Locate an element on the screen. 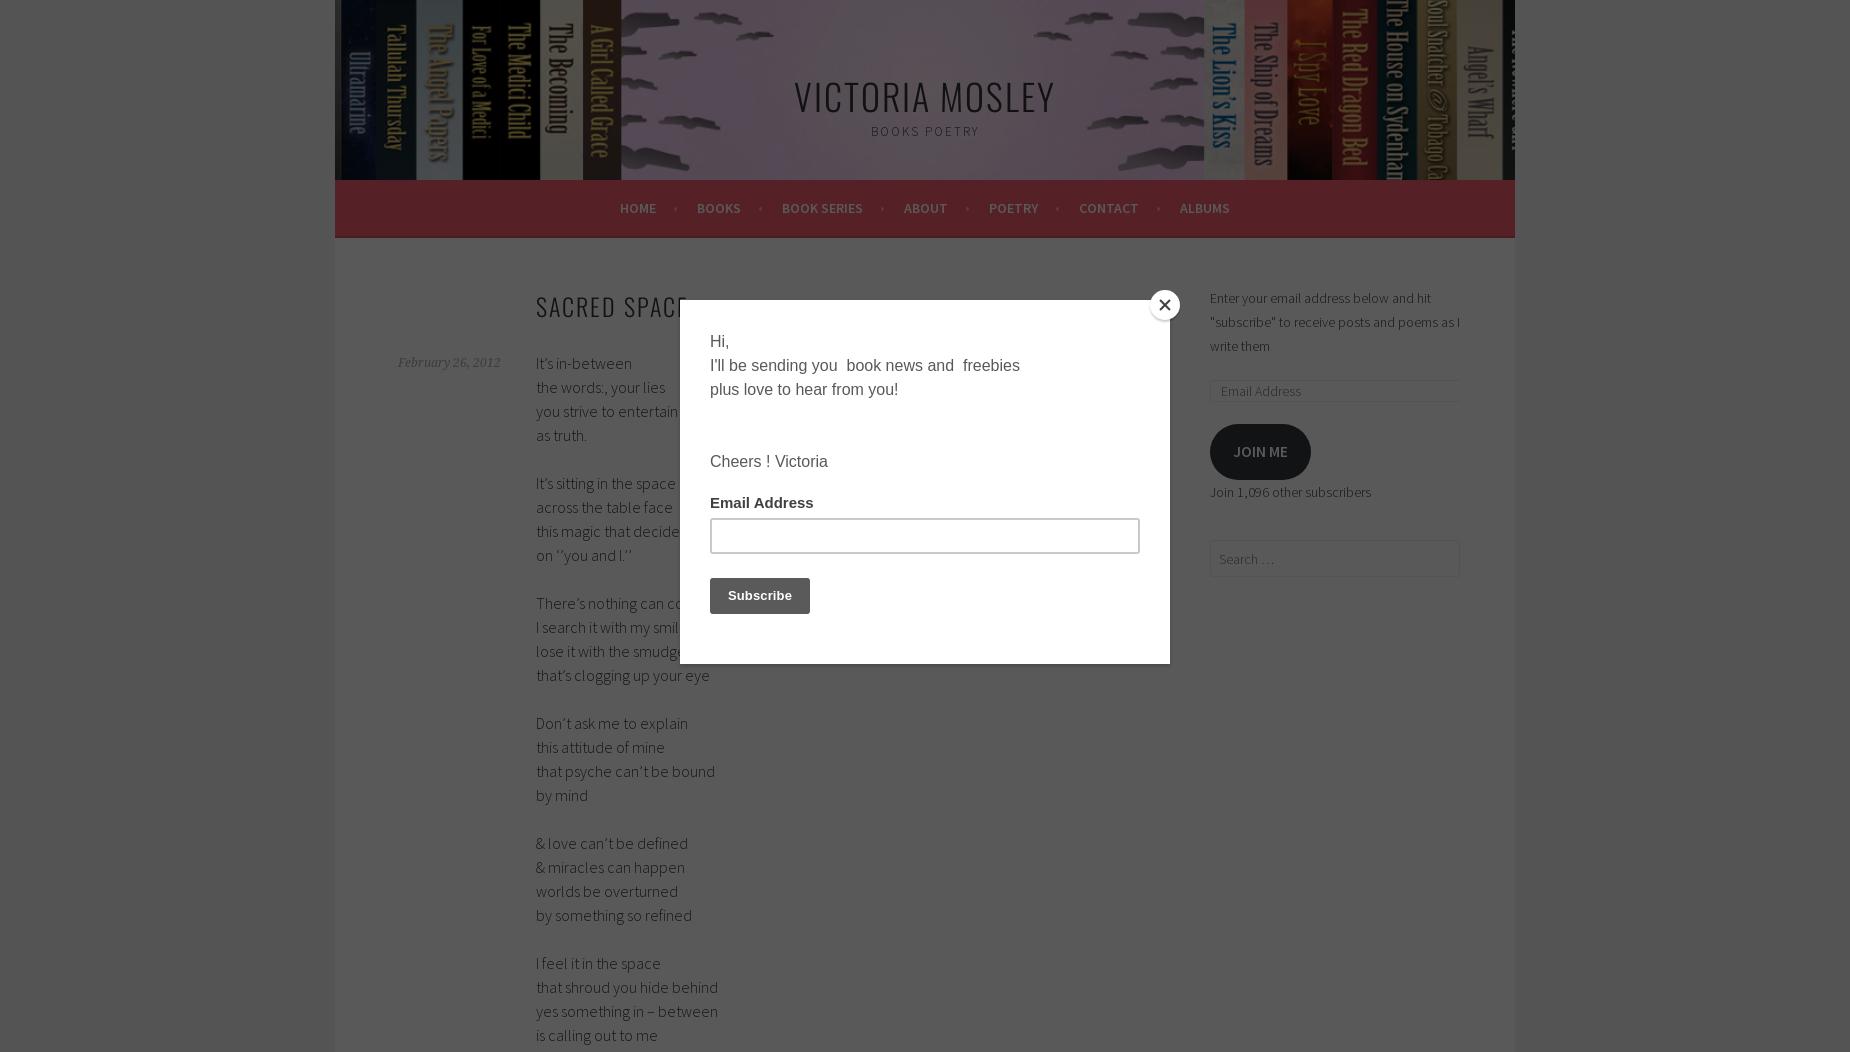 The width and height of the screenshot is (1850, 1052). 'Join me' is located at coordinates (1258, 451).